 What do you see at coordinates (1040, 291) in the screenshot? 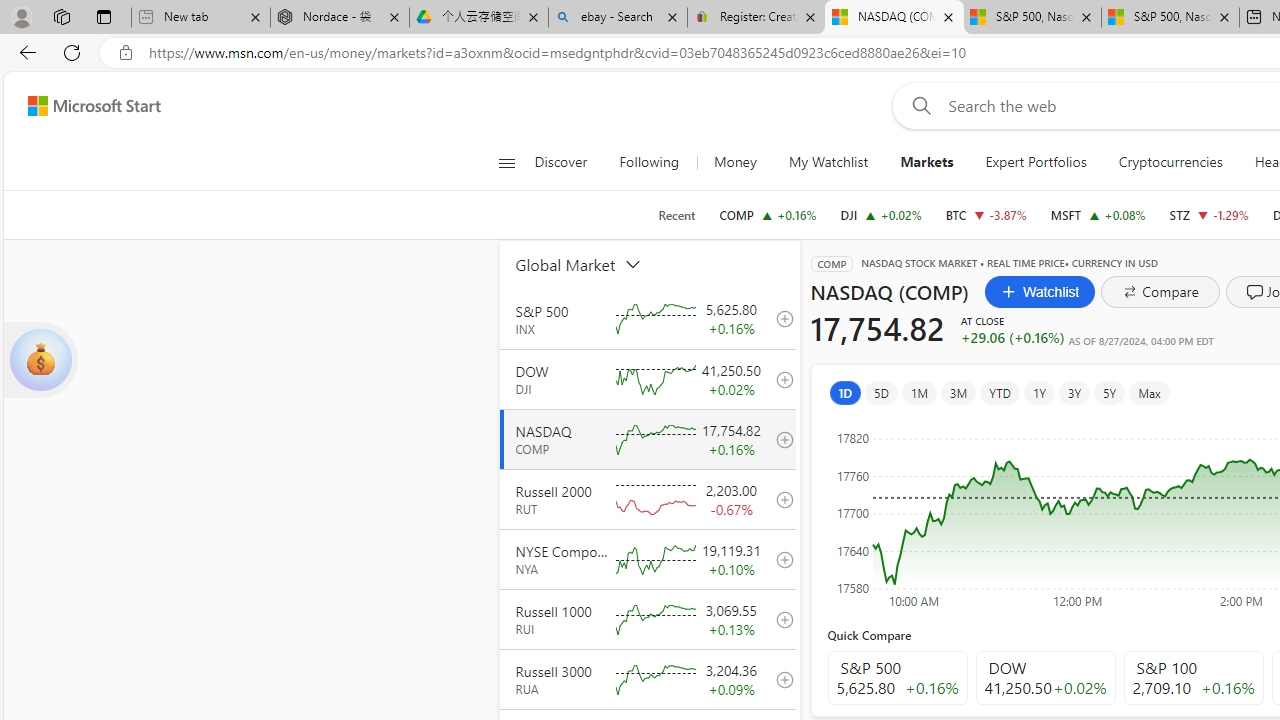
I see `'Watchlist'` at bounding box center [1040, 291].